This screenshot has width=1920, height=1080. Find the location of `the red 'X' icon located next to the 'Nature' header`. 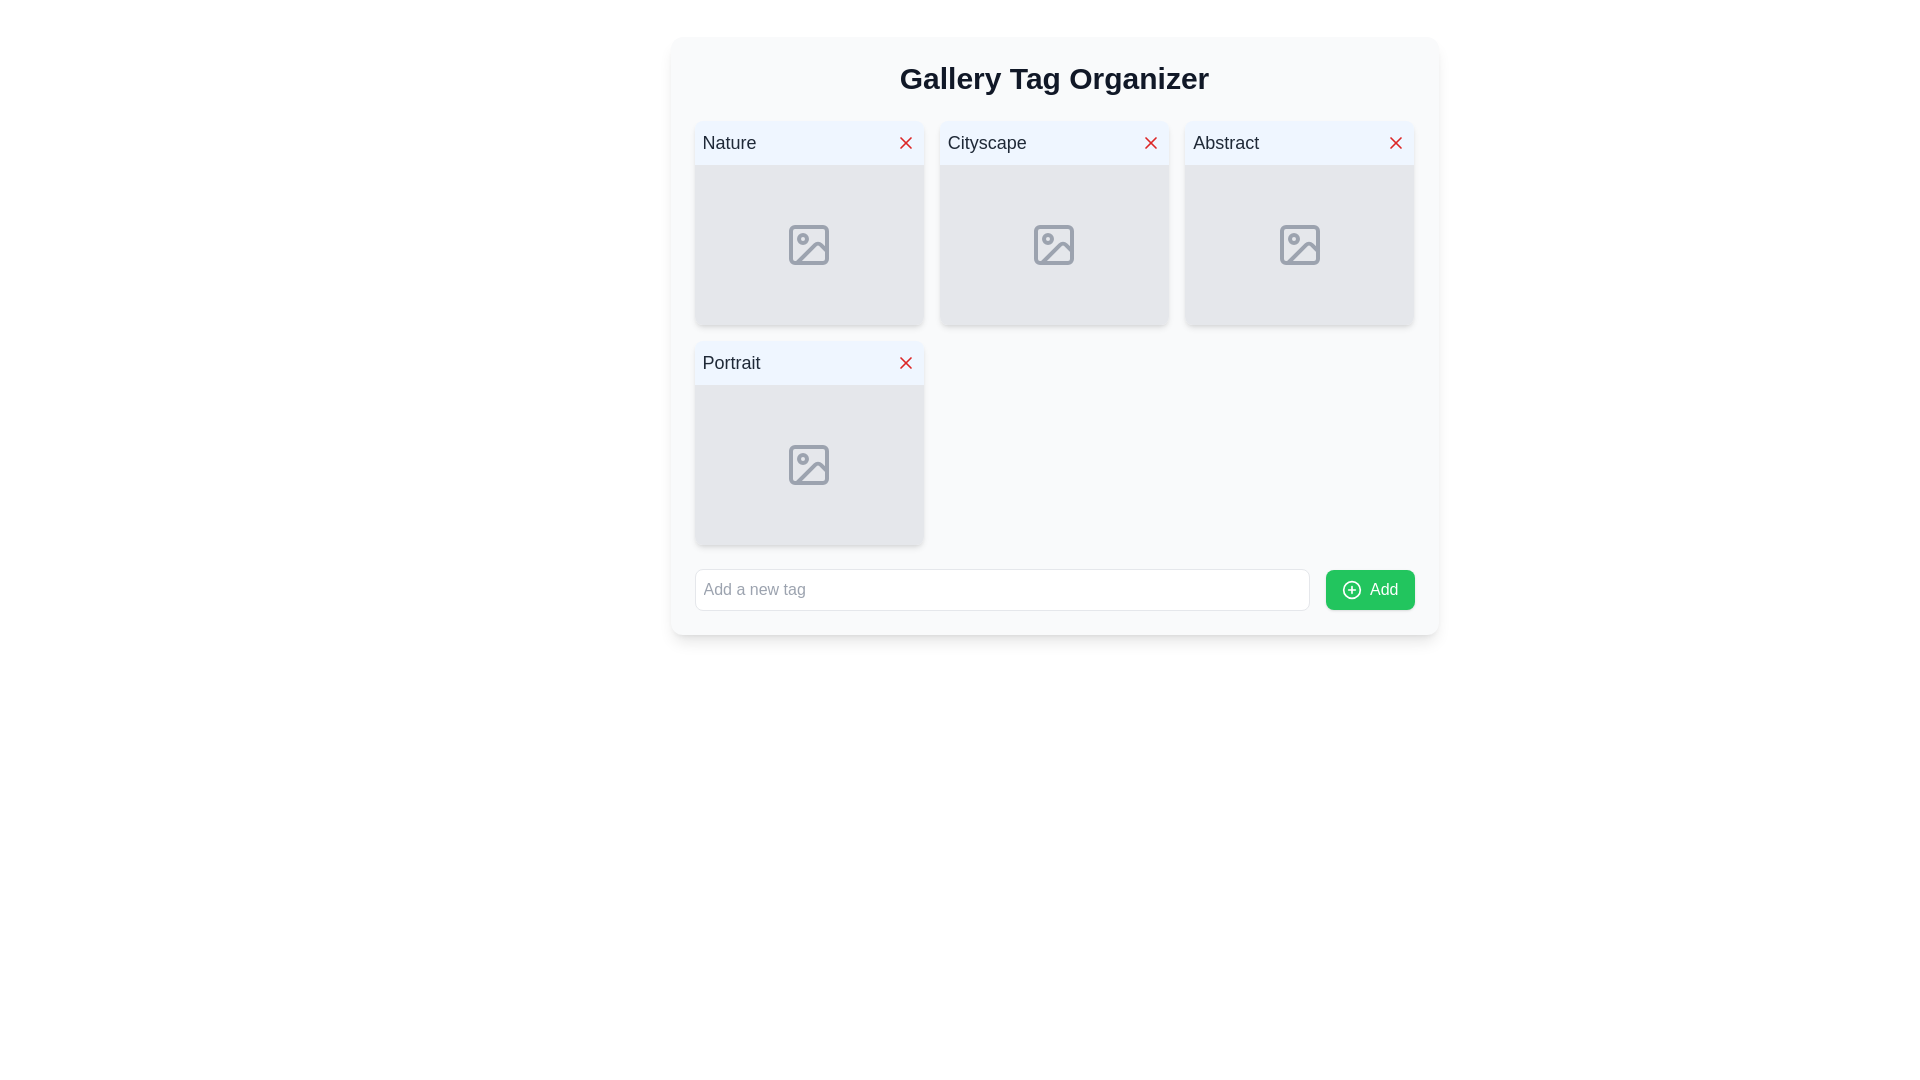

the red 'X' icon located next to the 'Nature' header is located at coordinates (904, 141).